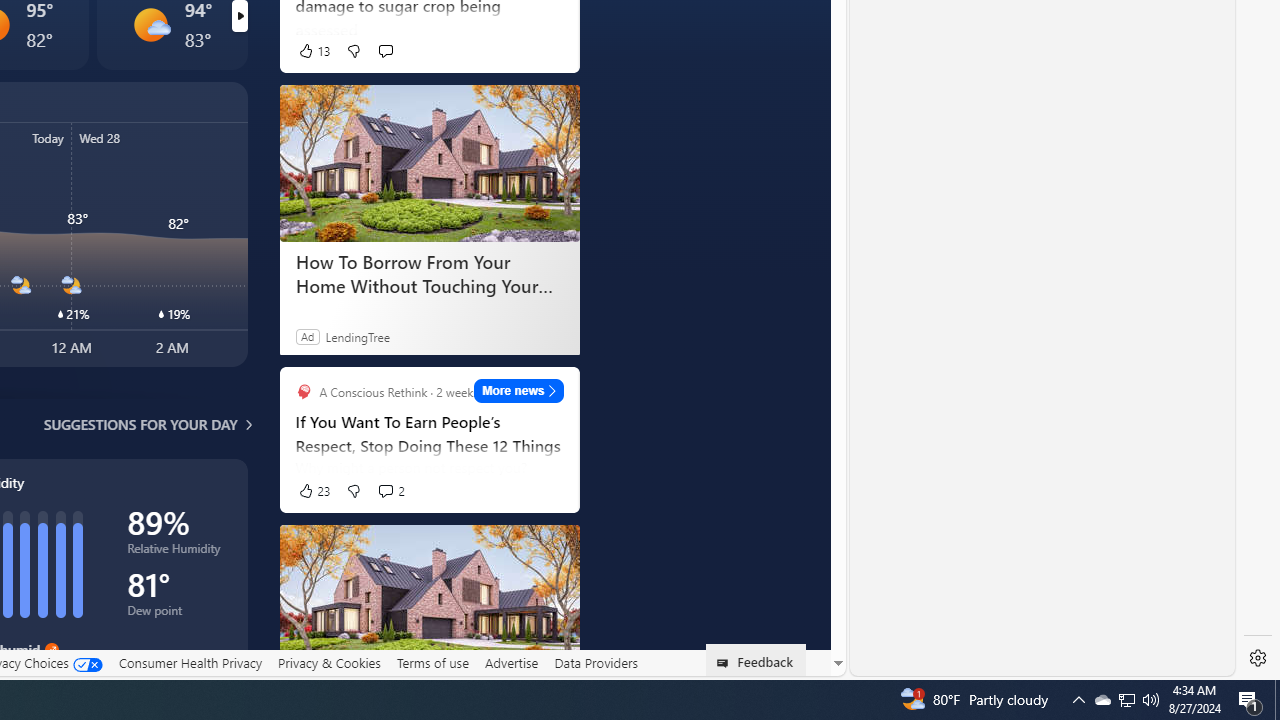  I want to click on 'Privacy & Cookies', so click(329, 663).